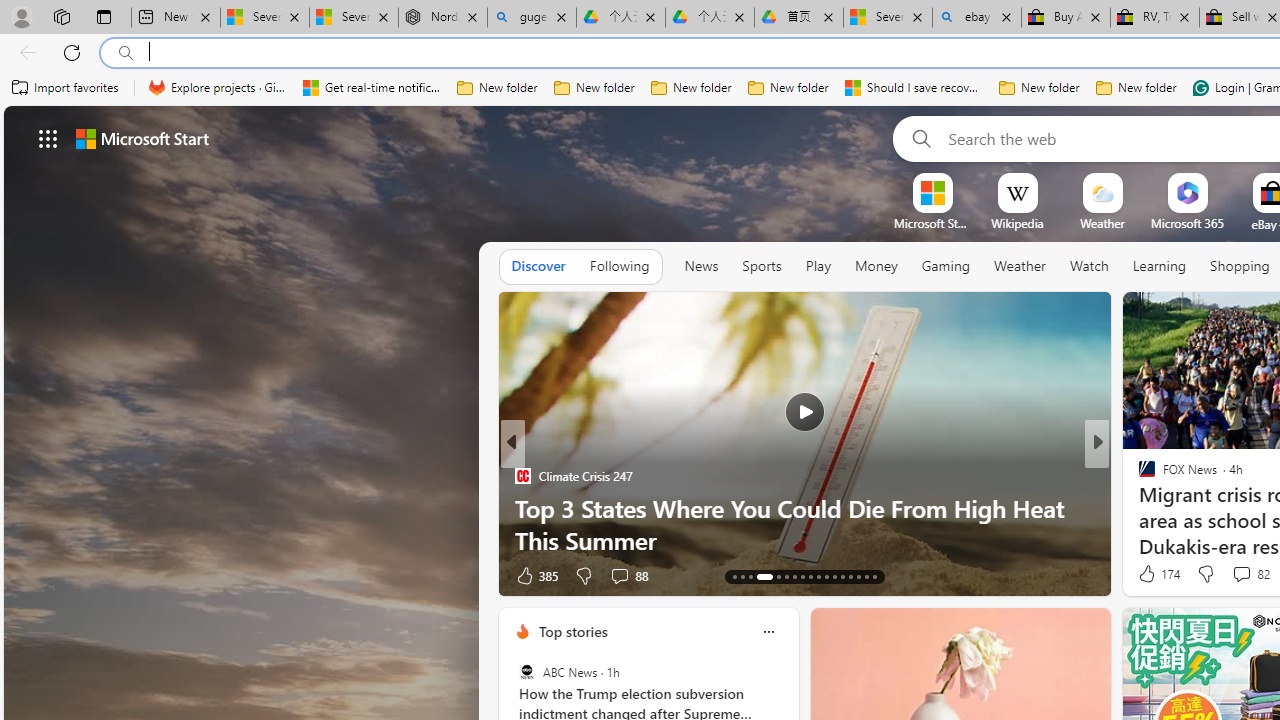 The width and height of the screenshot is (1280, 720). Describe the element at coordinates (1138, 475) in the screenshot. I see `'PsychLove'` at that location.